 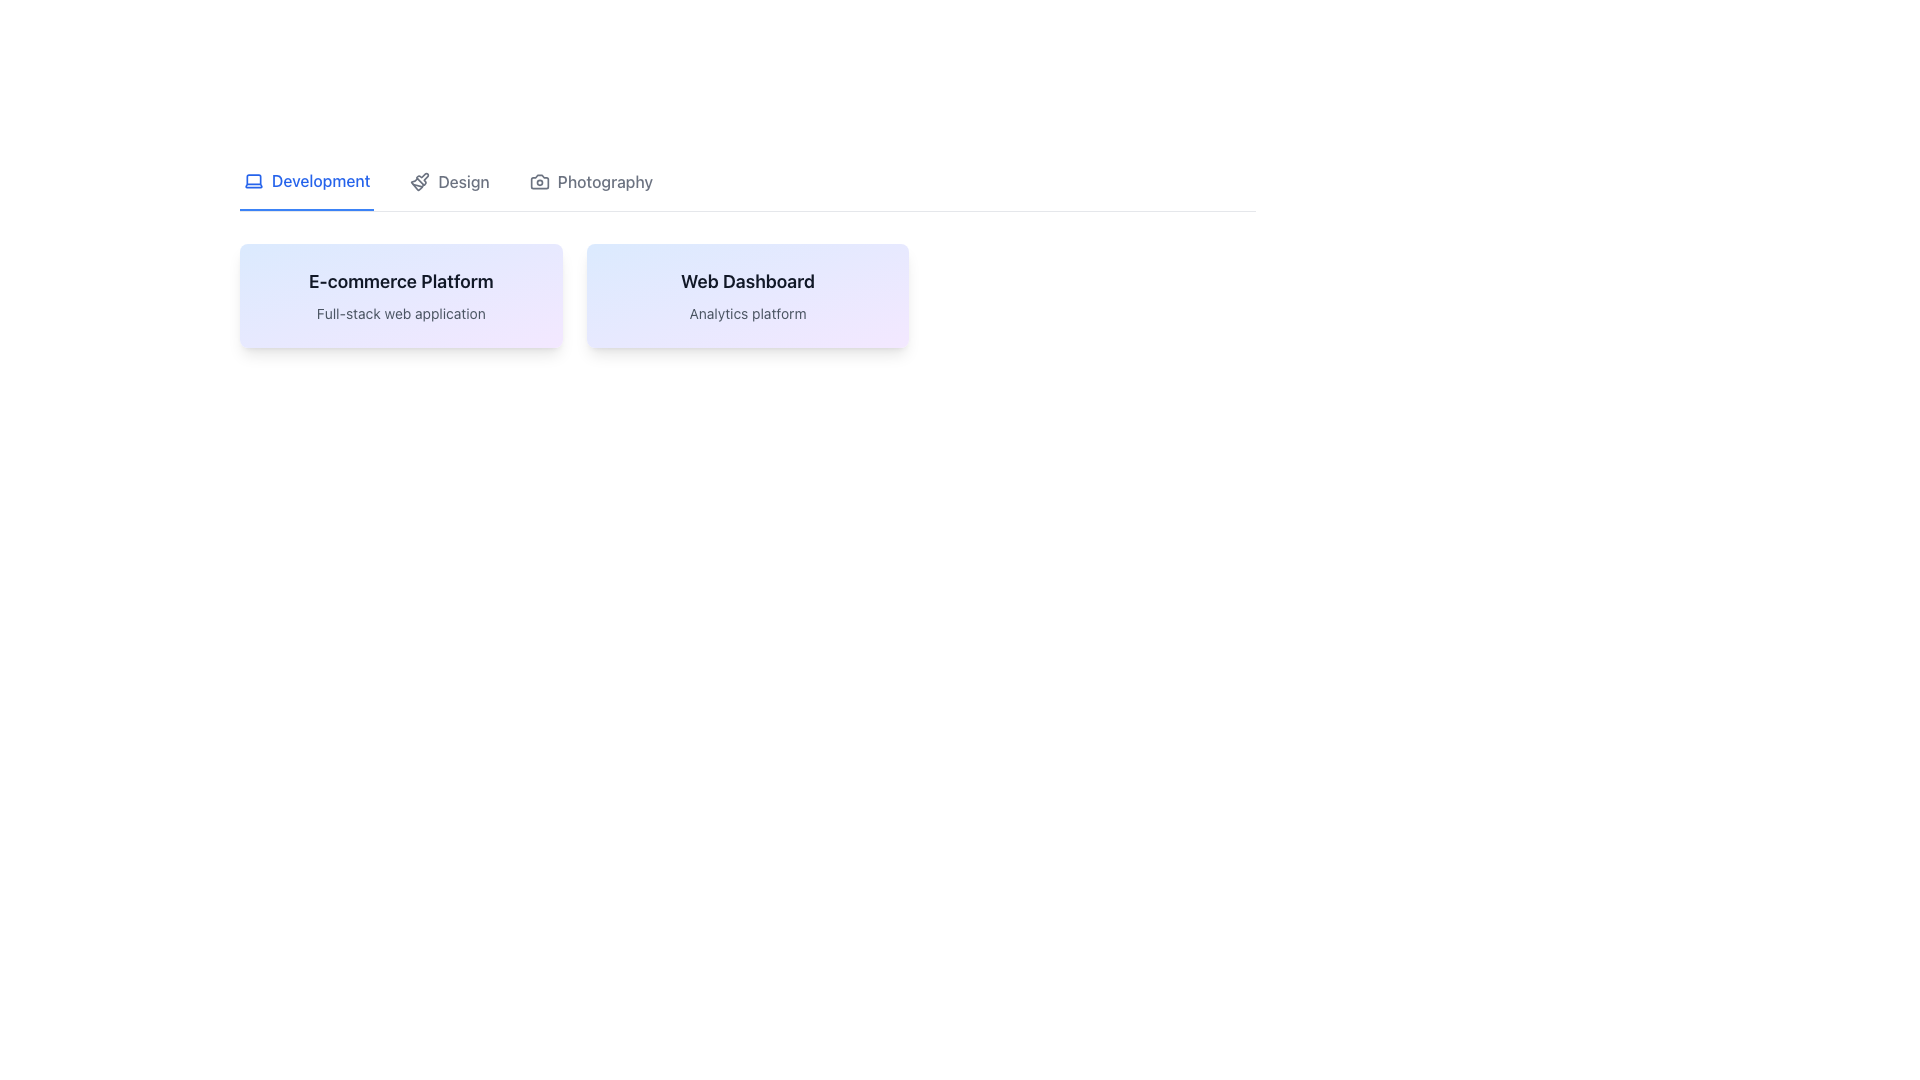 What do you see at coordinates (747, 296) in the screenshot?
I see `the 'Web Dashboard' card element, which has a white background, rounded edges, and contains the text 'Web Dashboard' in bold and 'Analytics platform' in smaller text` at bounding box center [747, 296].